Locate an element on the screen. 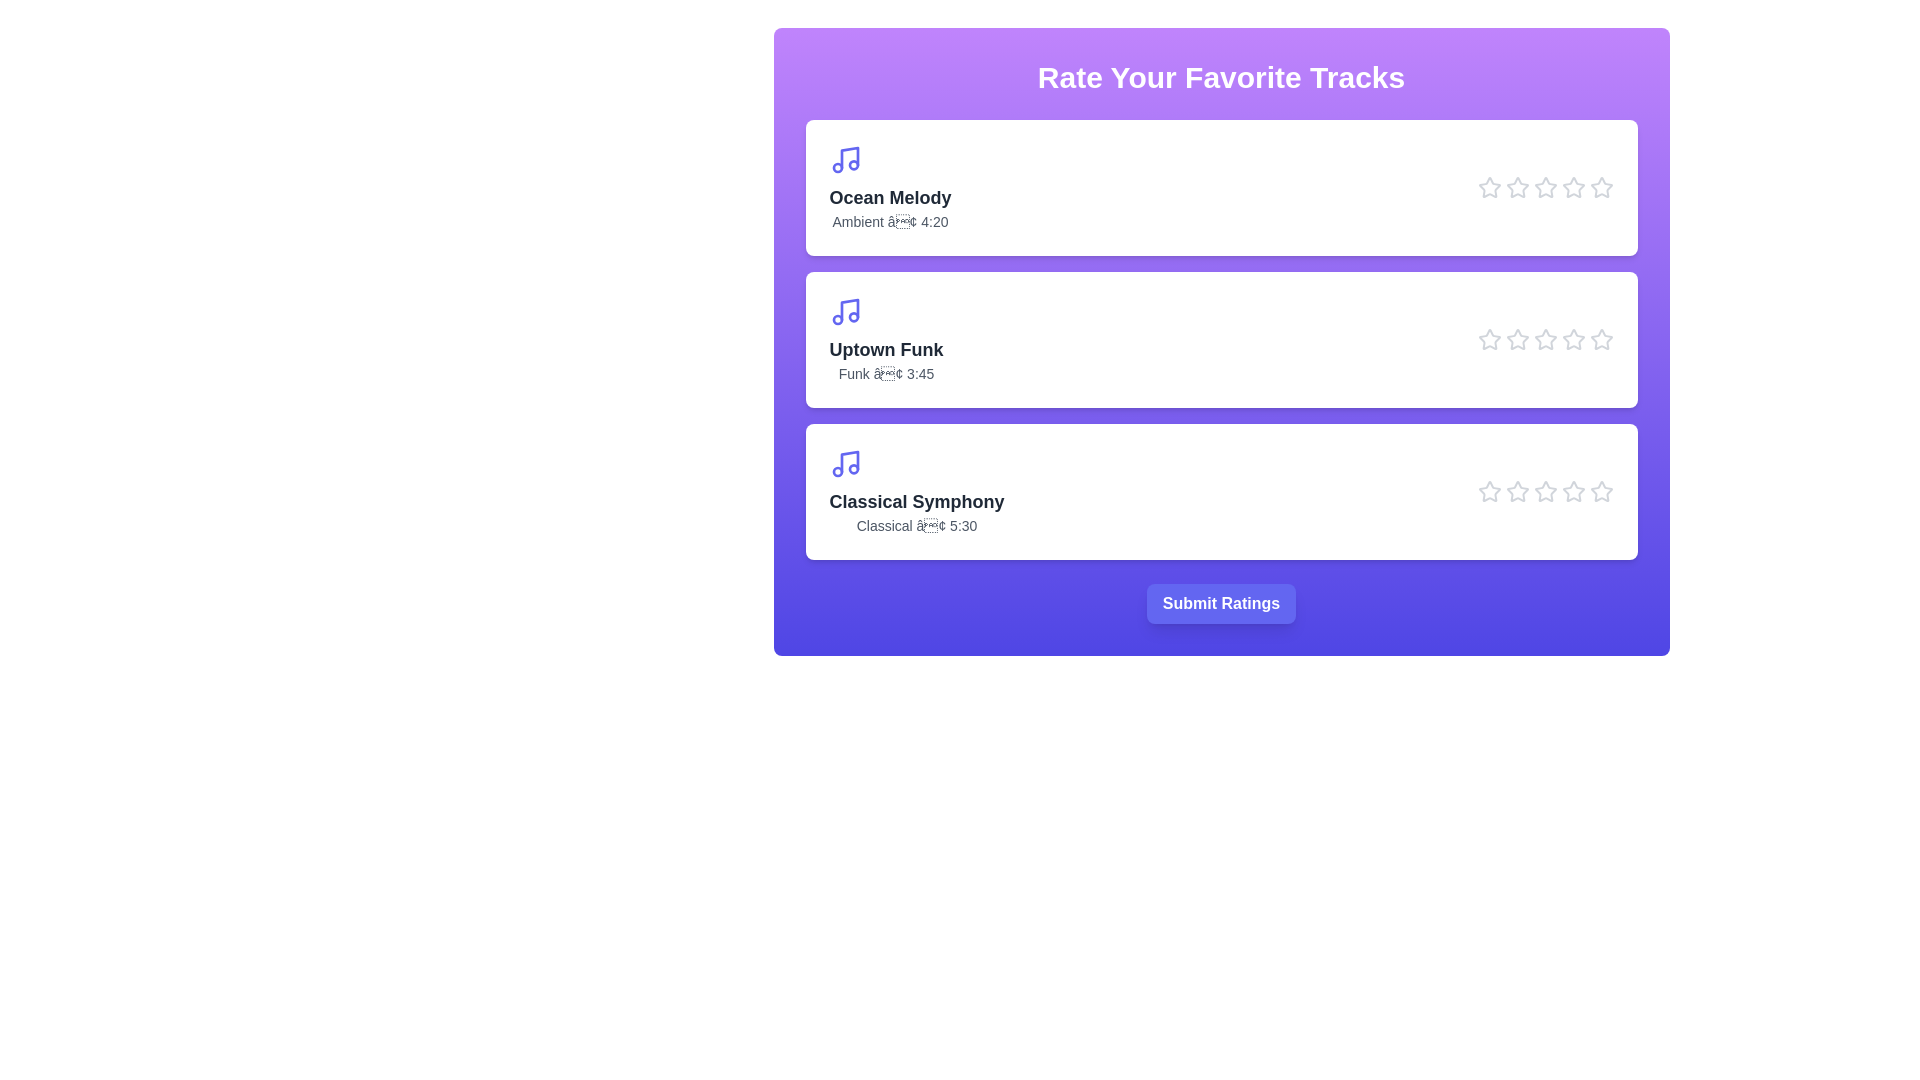  the star icon corresponding to Ocean Melody at 5 stars to preview the rating is located at coordinates (1601, 188).